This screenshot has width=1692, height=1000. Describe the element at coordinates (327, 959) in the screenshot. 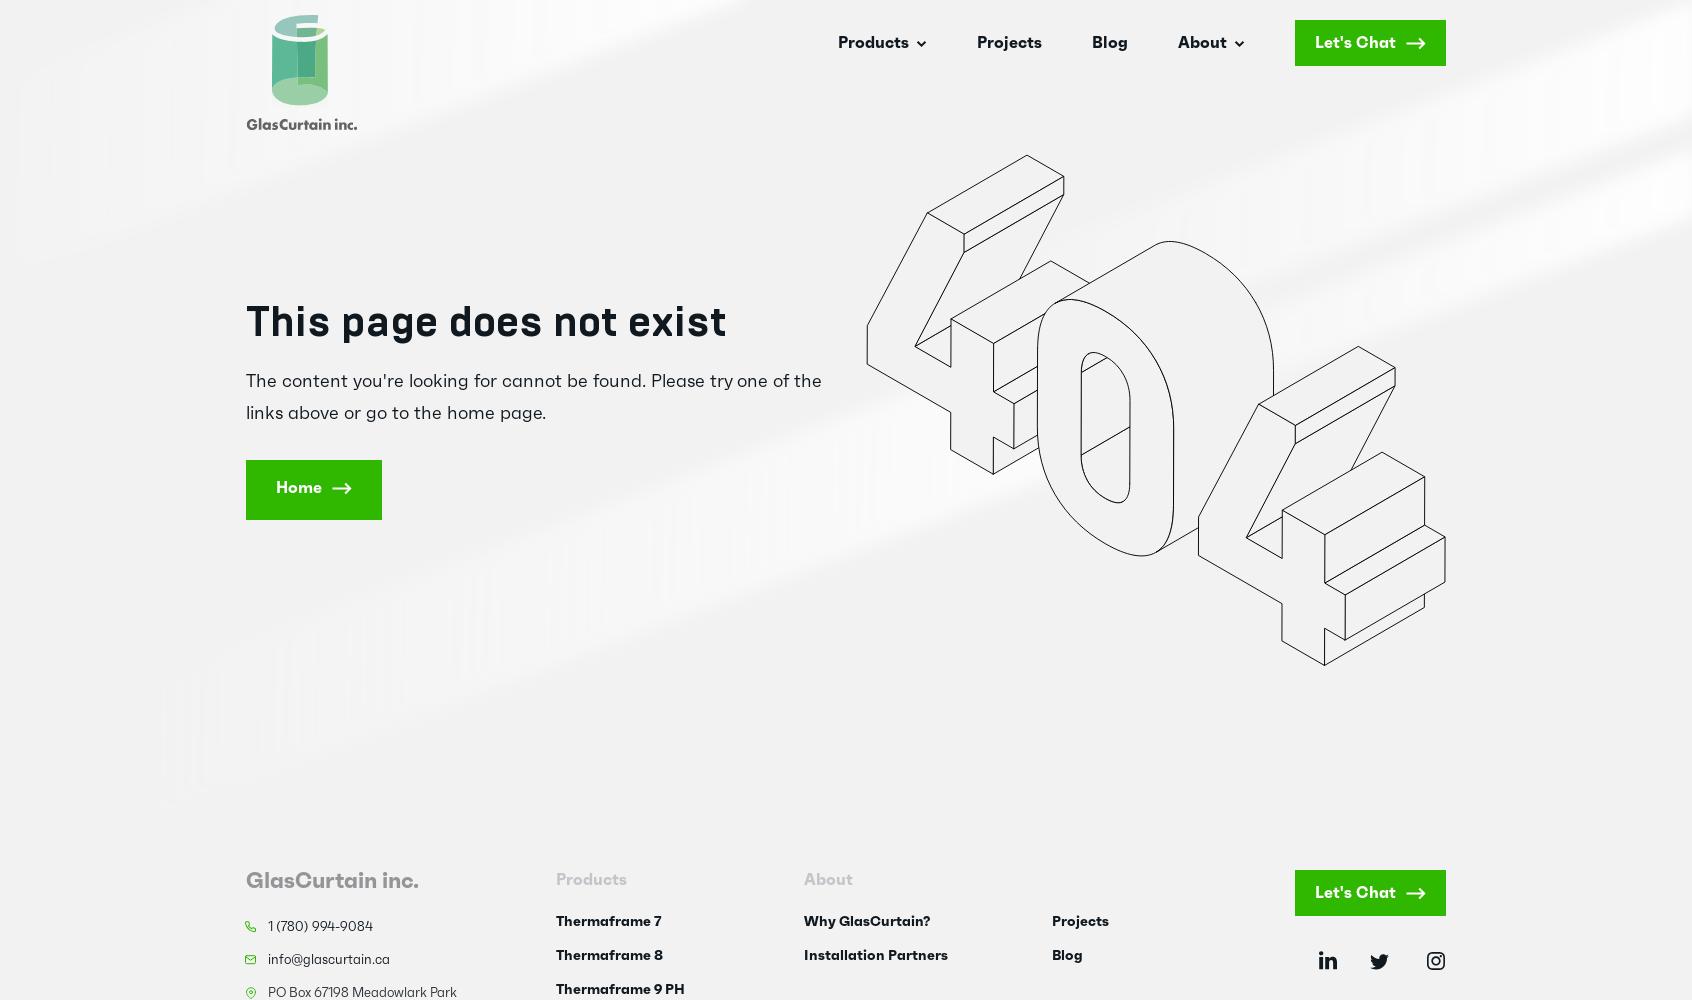

I see `'info@glascurtain.ca'` at that location.